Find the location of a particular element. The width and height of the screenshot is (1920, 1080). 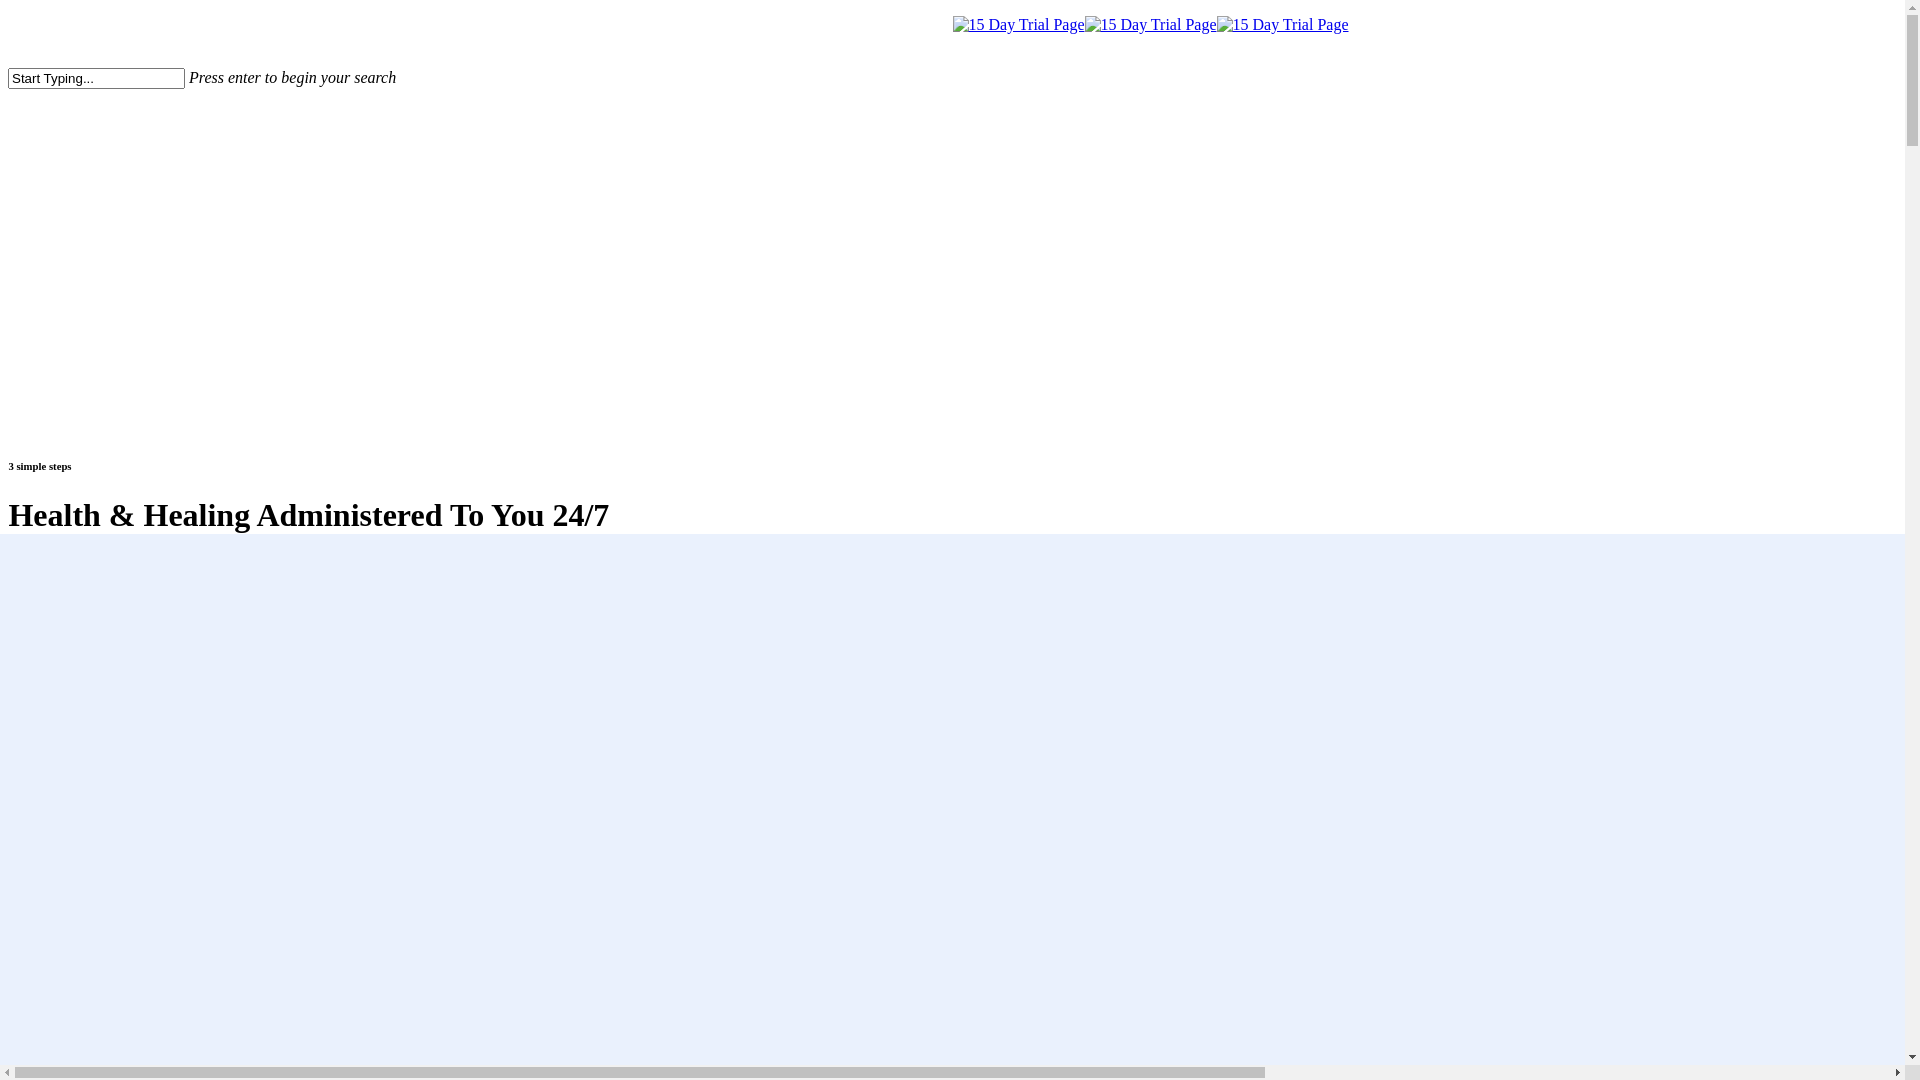

'Skip to main content' is located at coordinates (7, 15).